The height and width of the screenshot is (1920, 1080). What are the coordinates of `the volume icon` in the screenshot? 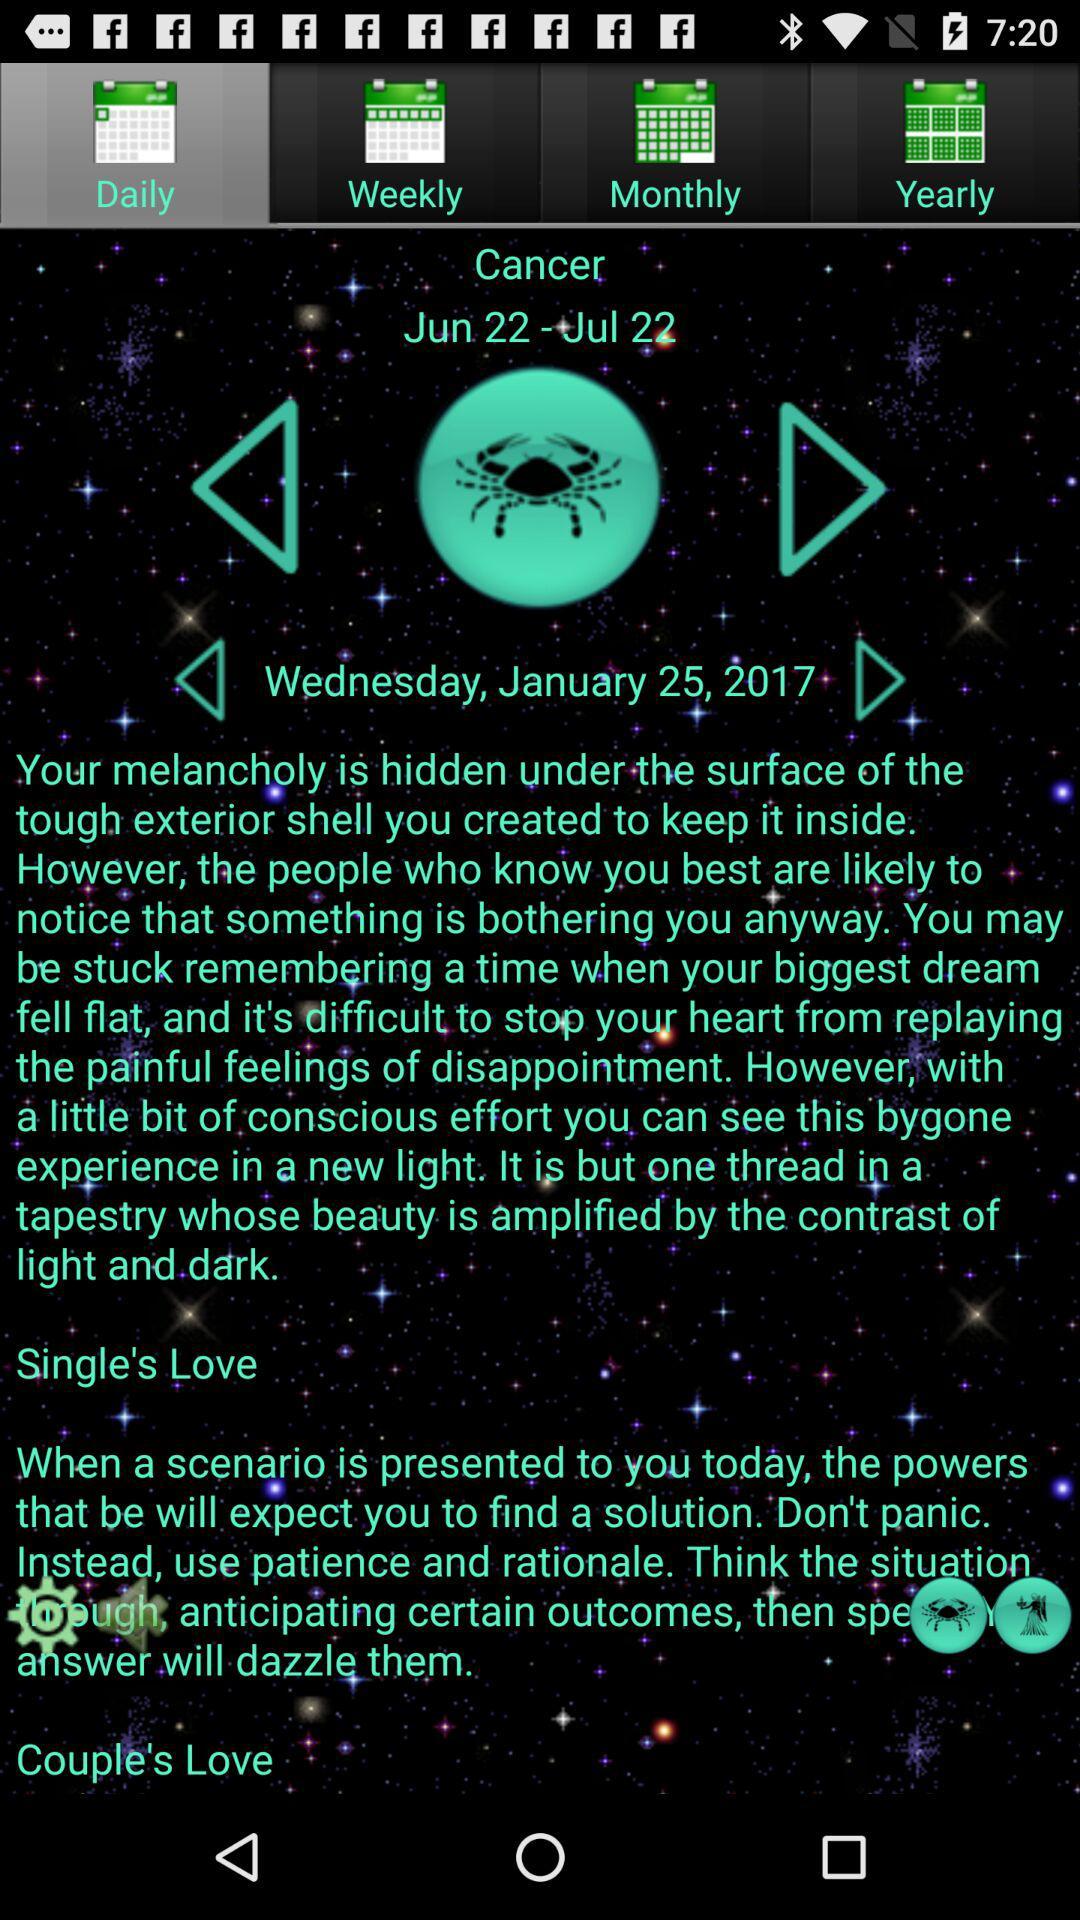 It's located at (131, 1727).